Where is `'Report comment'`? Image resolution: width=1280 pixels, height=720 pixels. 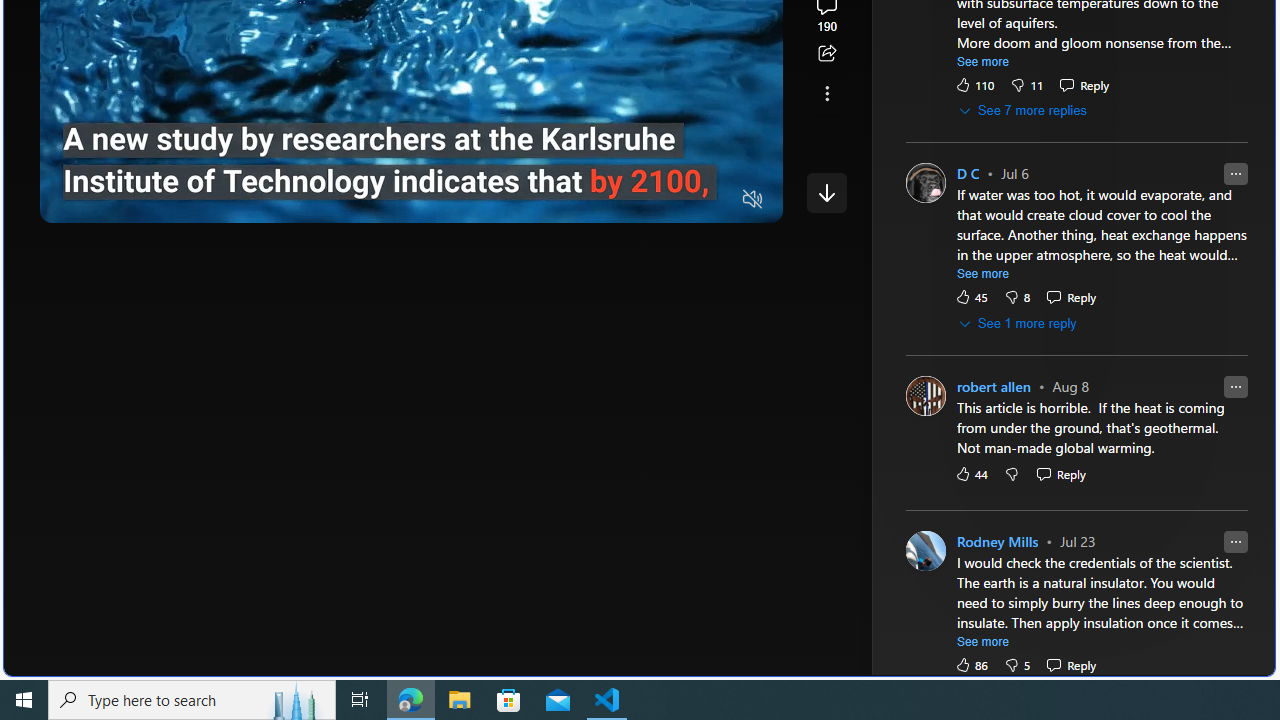 'Report comment' is located at coordinates (1234, 541).